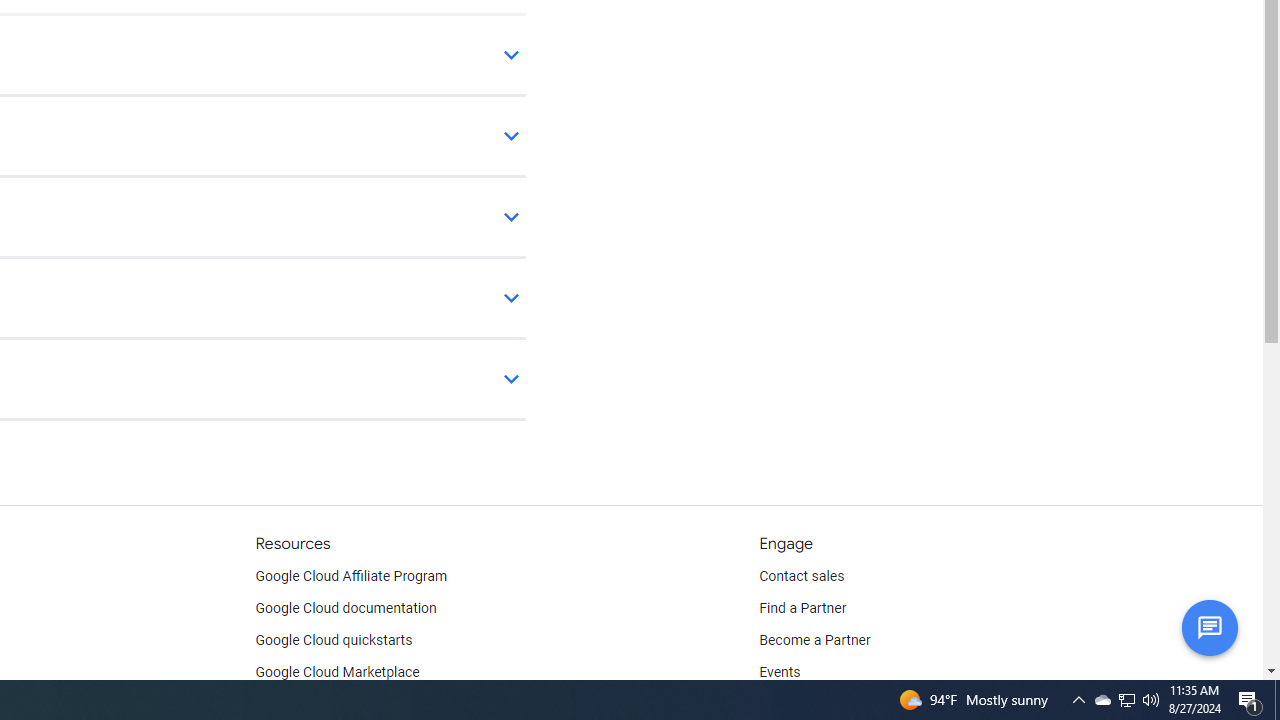 The image size is (1280, 720). Describe the element at coordinates (779, 672) in the screenshot. I see `'Events'` at that location.